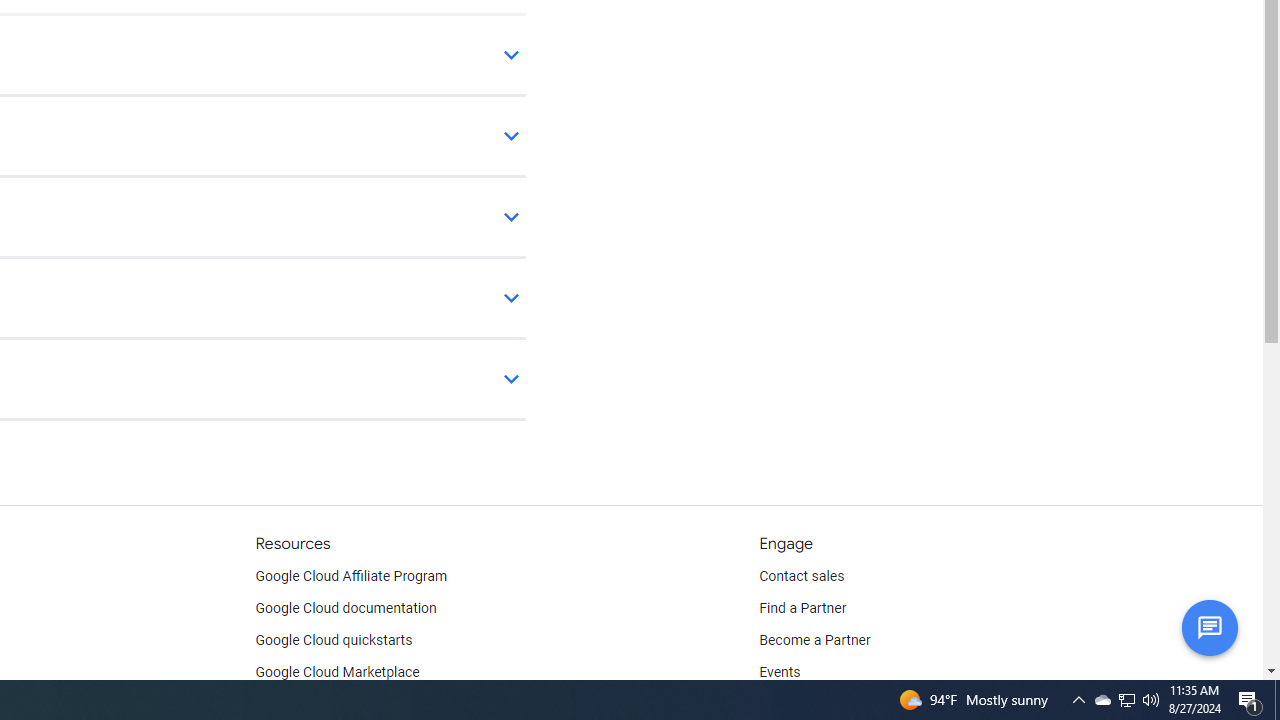 The image size is (1280, 720). Describe the element at coordinates (779, 672) in the screenshot. I see `'Events'` at that location.